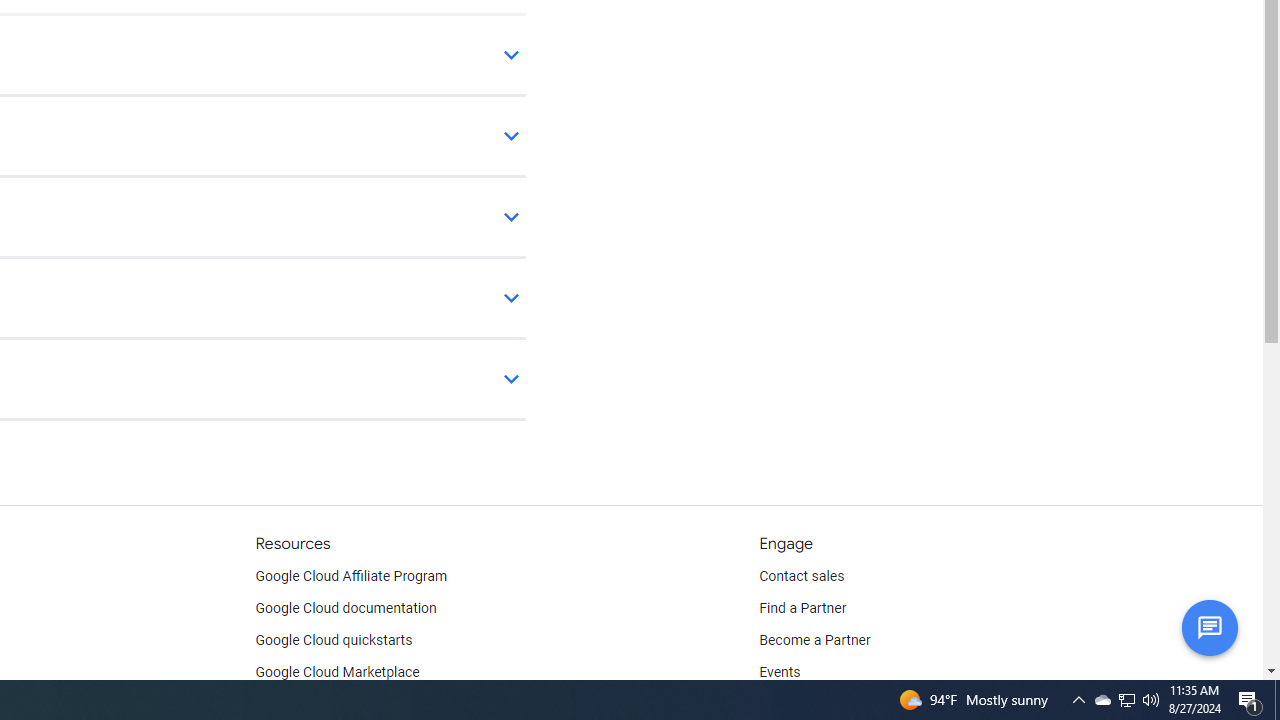 The image size is (1280, 720). Describe the element at coordinates (779, 672) in the screenshot. I see `'Events'` at that location.